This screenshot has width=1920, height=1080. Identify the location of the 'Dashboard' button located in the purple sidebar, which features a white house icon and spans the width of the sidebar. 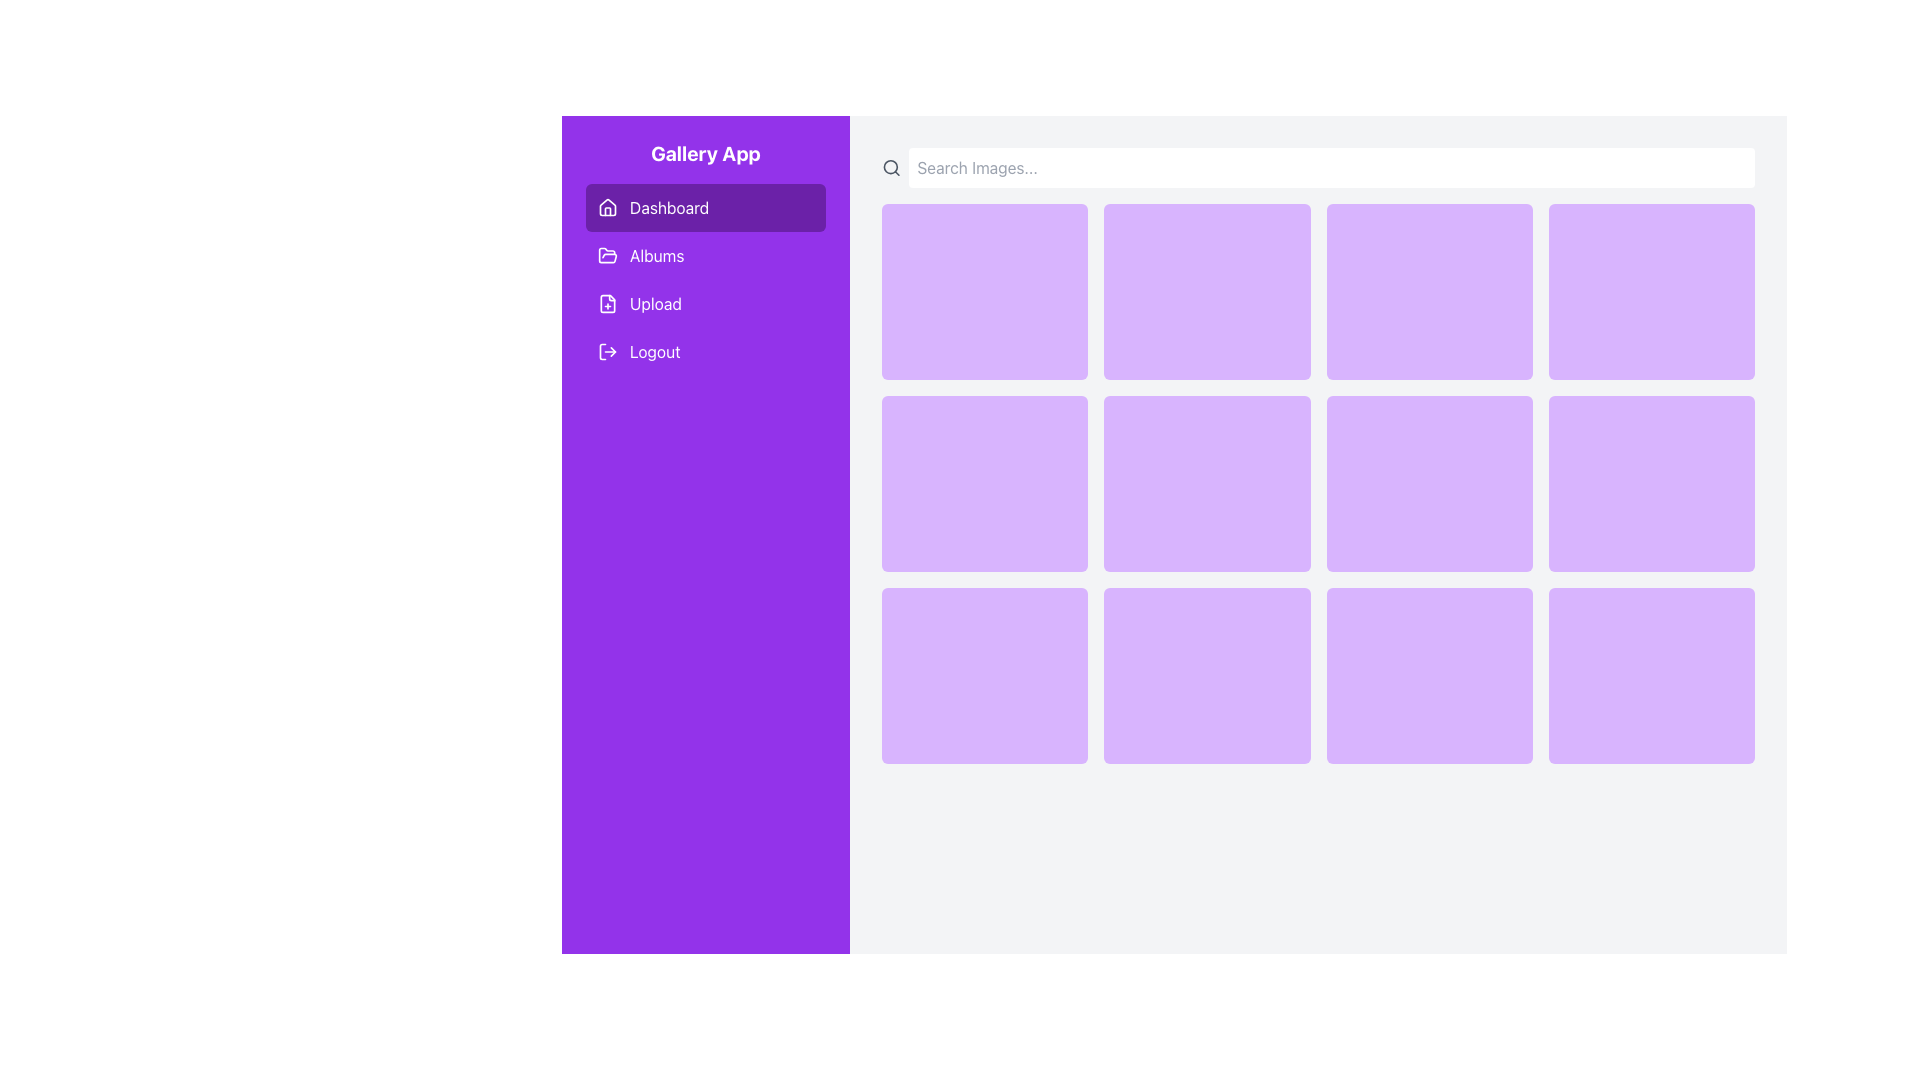
(705, 208).